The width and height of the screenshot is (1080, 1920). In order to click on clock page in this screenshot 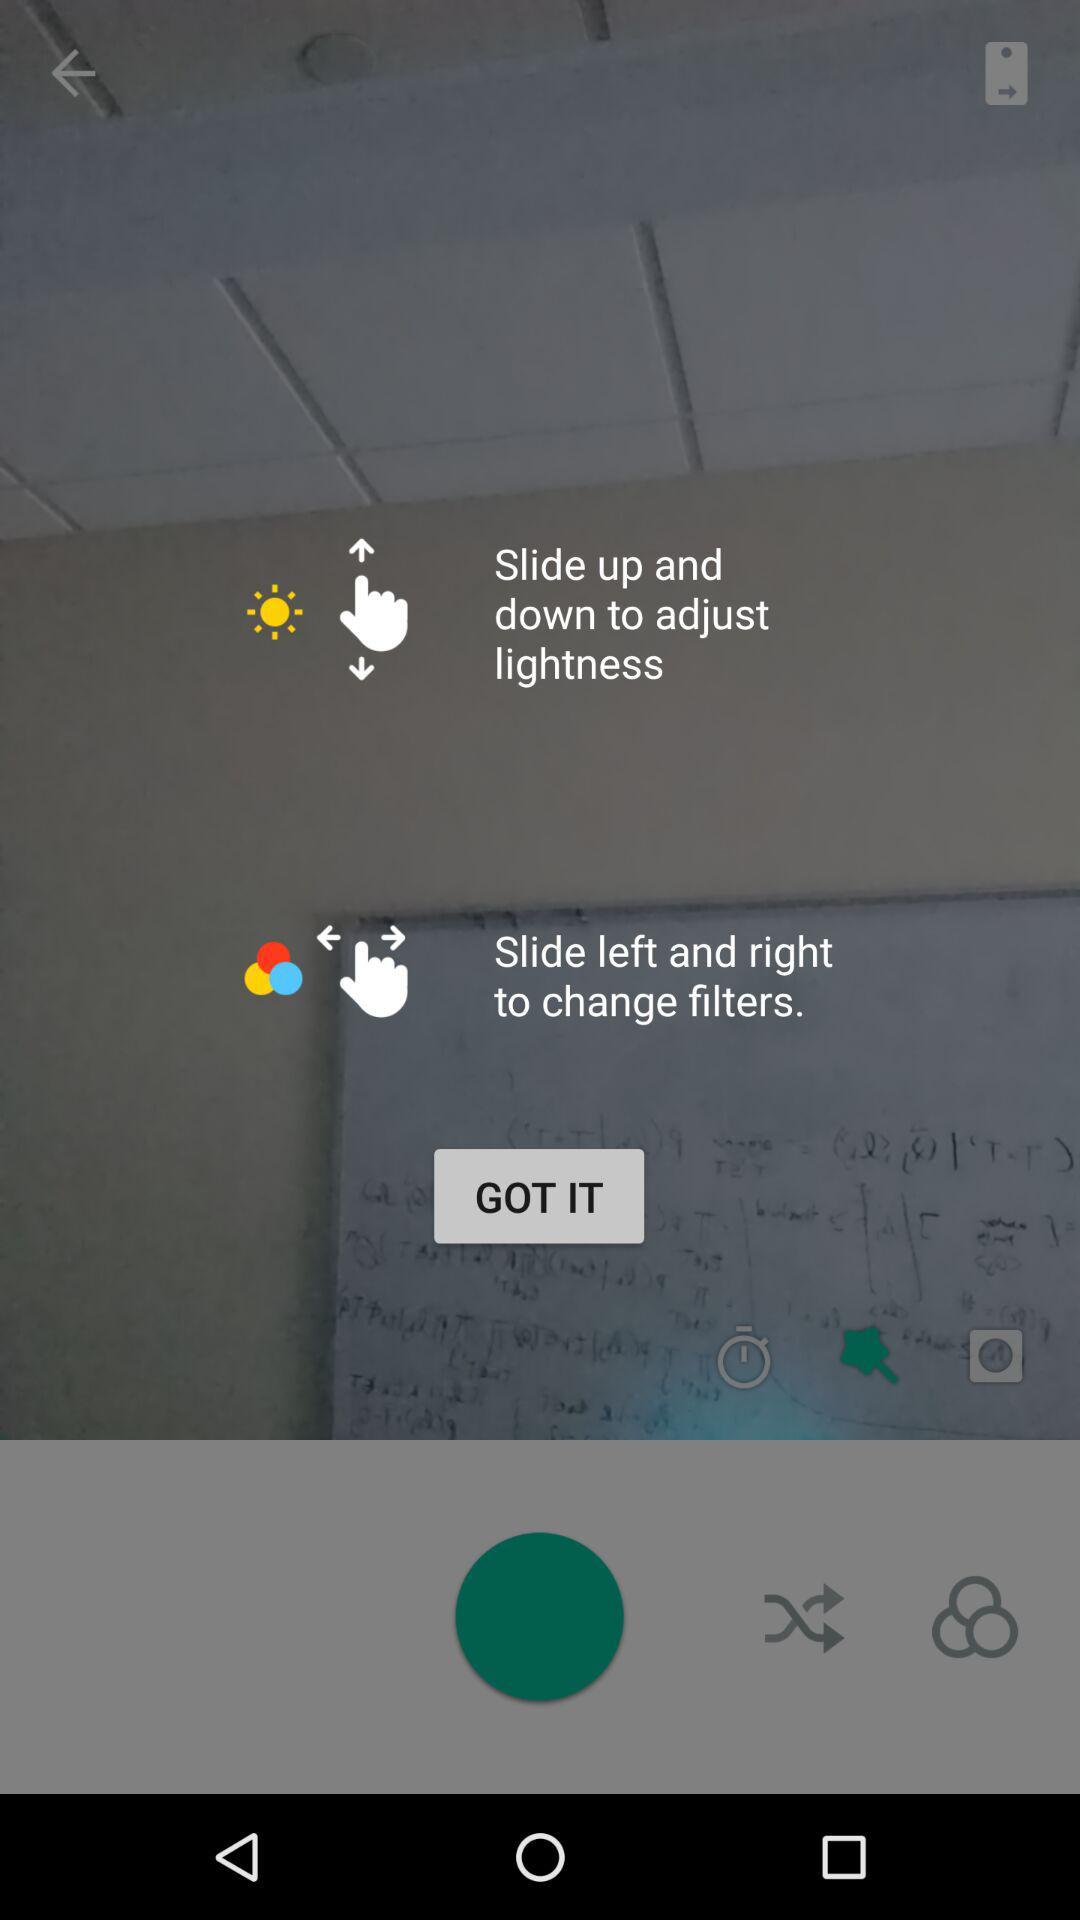, I will do `click(744, 1356)`.